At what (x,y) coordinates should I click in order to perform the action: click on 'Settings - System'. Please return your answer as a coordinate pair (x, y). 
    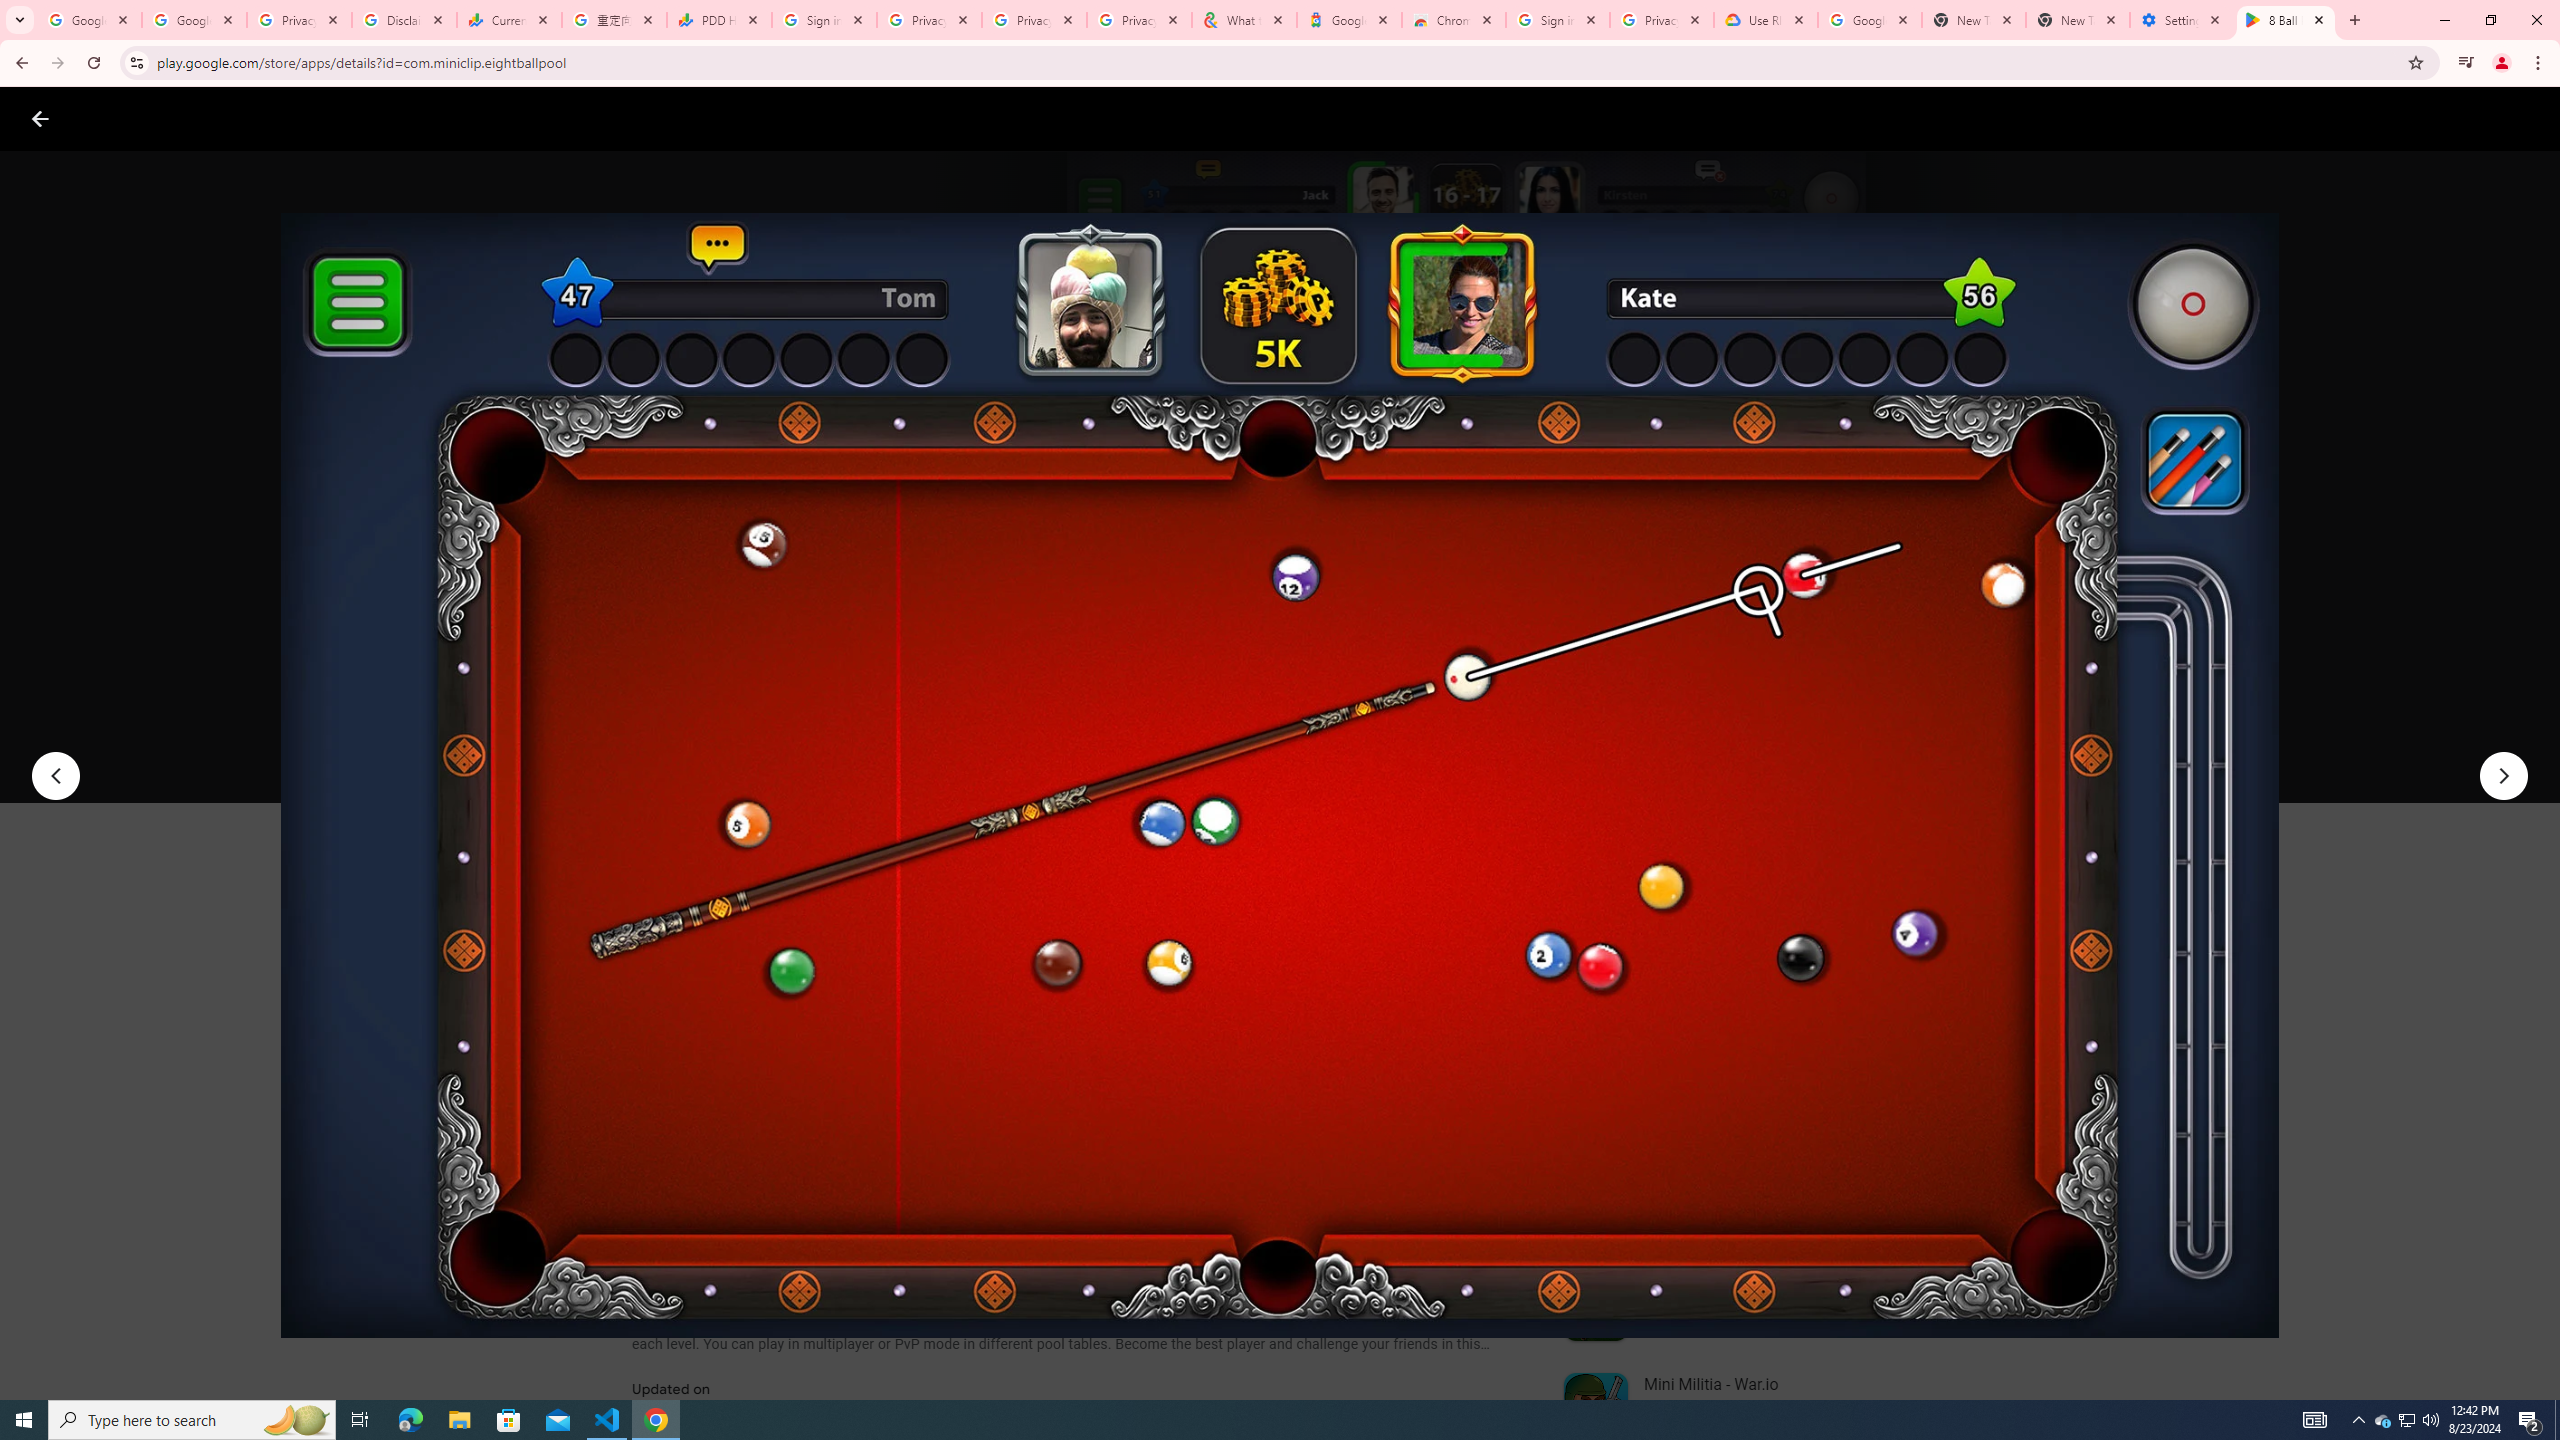
    Looking at the image, I should click on (2181, 19).